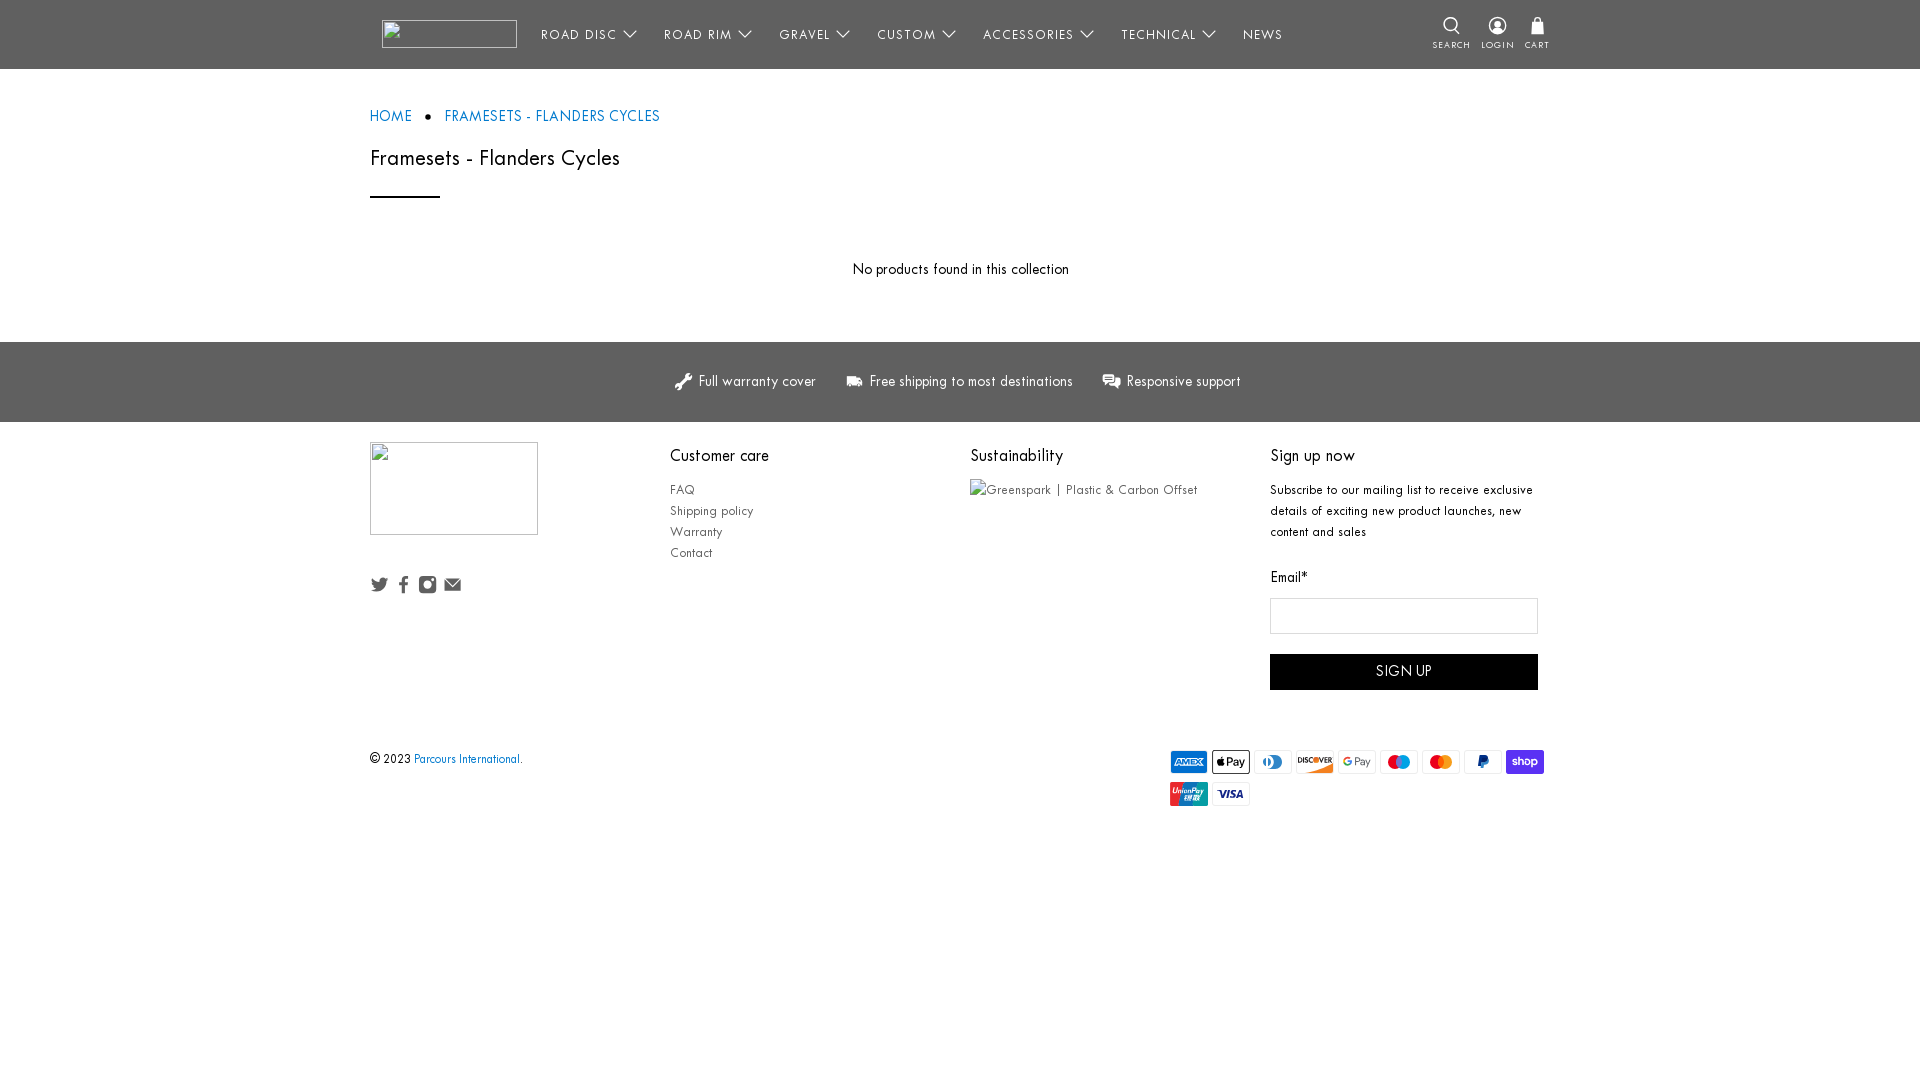 This screenshot has width=1920, height=1080. What do you see at coordinates (864, 34) in the screenshot?
I see `'CUSTOM'` at bounding box center [864, 34].